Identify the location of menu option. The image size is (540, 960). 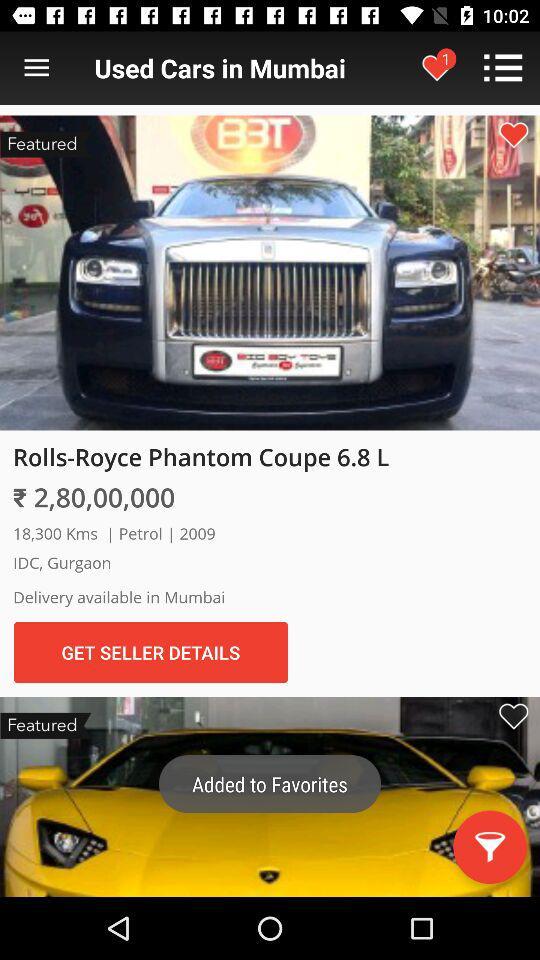
(36, 68).